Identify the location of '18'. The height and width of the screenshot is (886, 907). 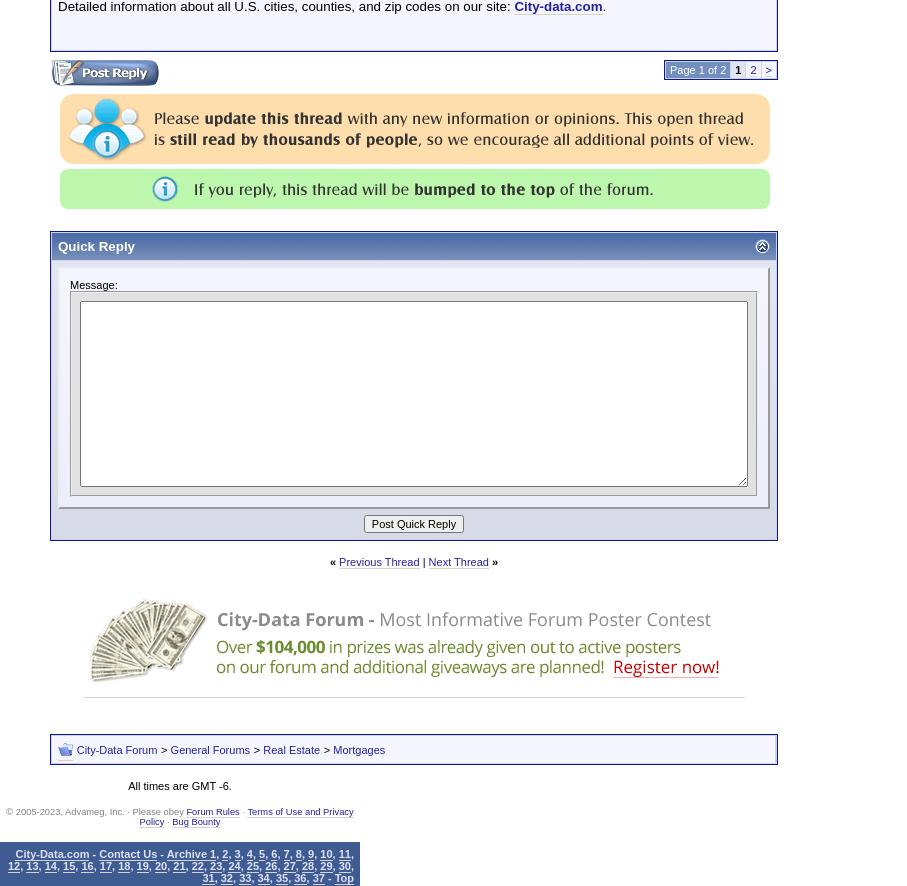
(117, 864).